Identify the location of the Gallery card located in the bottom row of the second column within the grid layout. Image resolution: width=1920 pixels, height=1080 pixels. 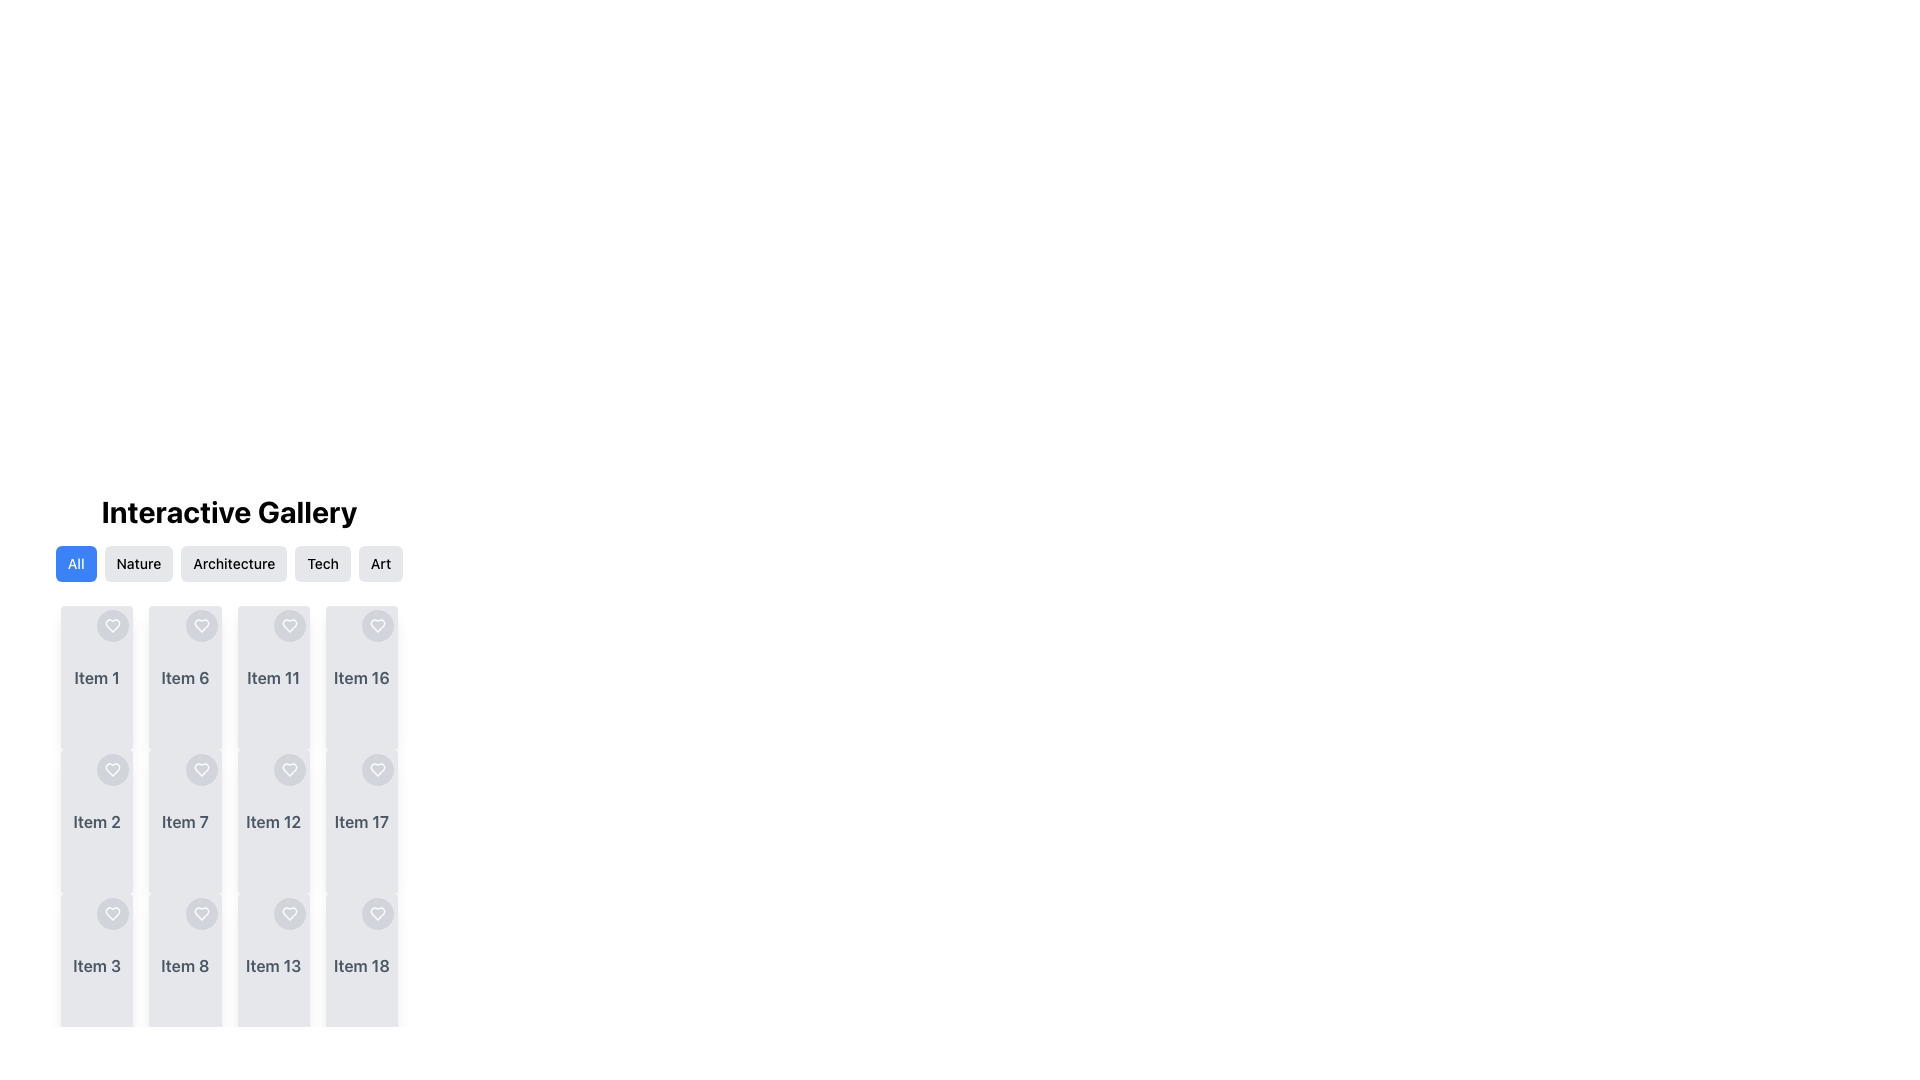
(185, 964).